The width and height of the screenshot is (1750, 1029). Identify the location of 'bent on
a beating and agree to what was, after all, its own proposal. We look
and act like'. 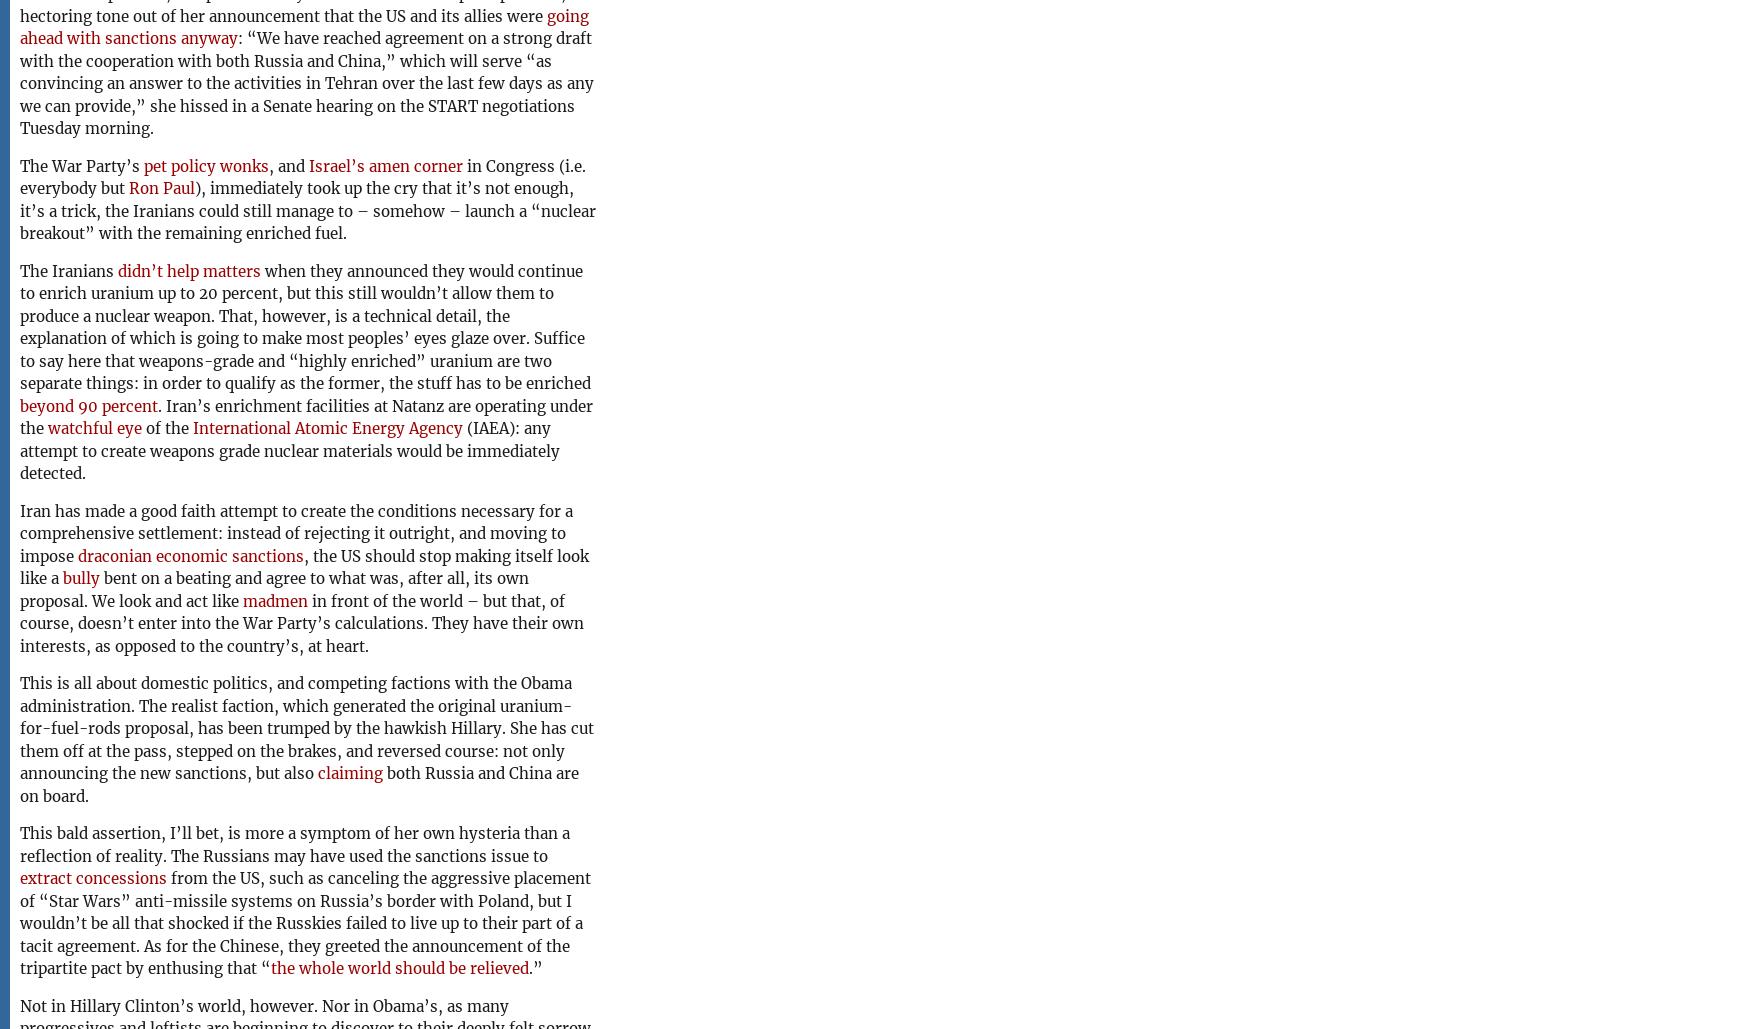
(18, 589).